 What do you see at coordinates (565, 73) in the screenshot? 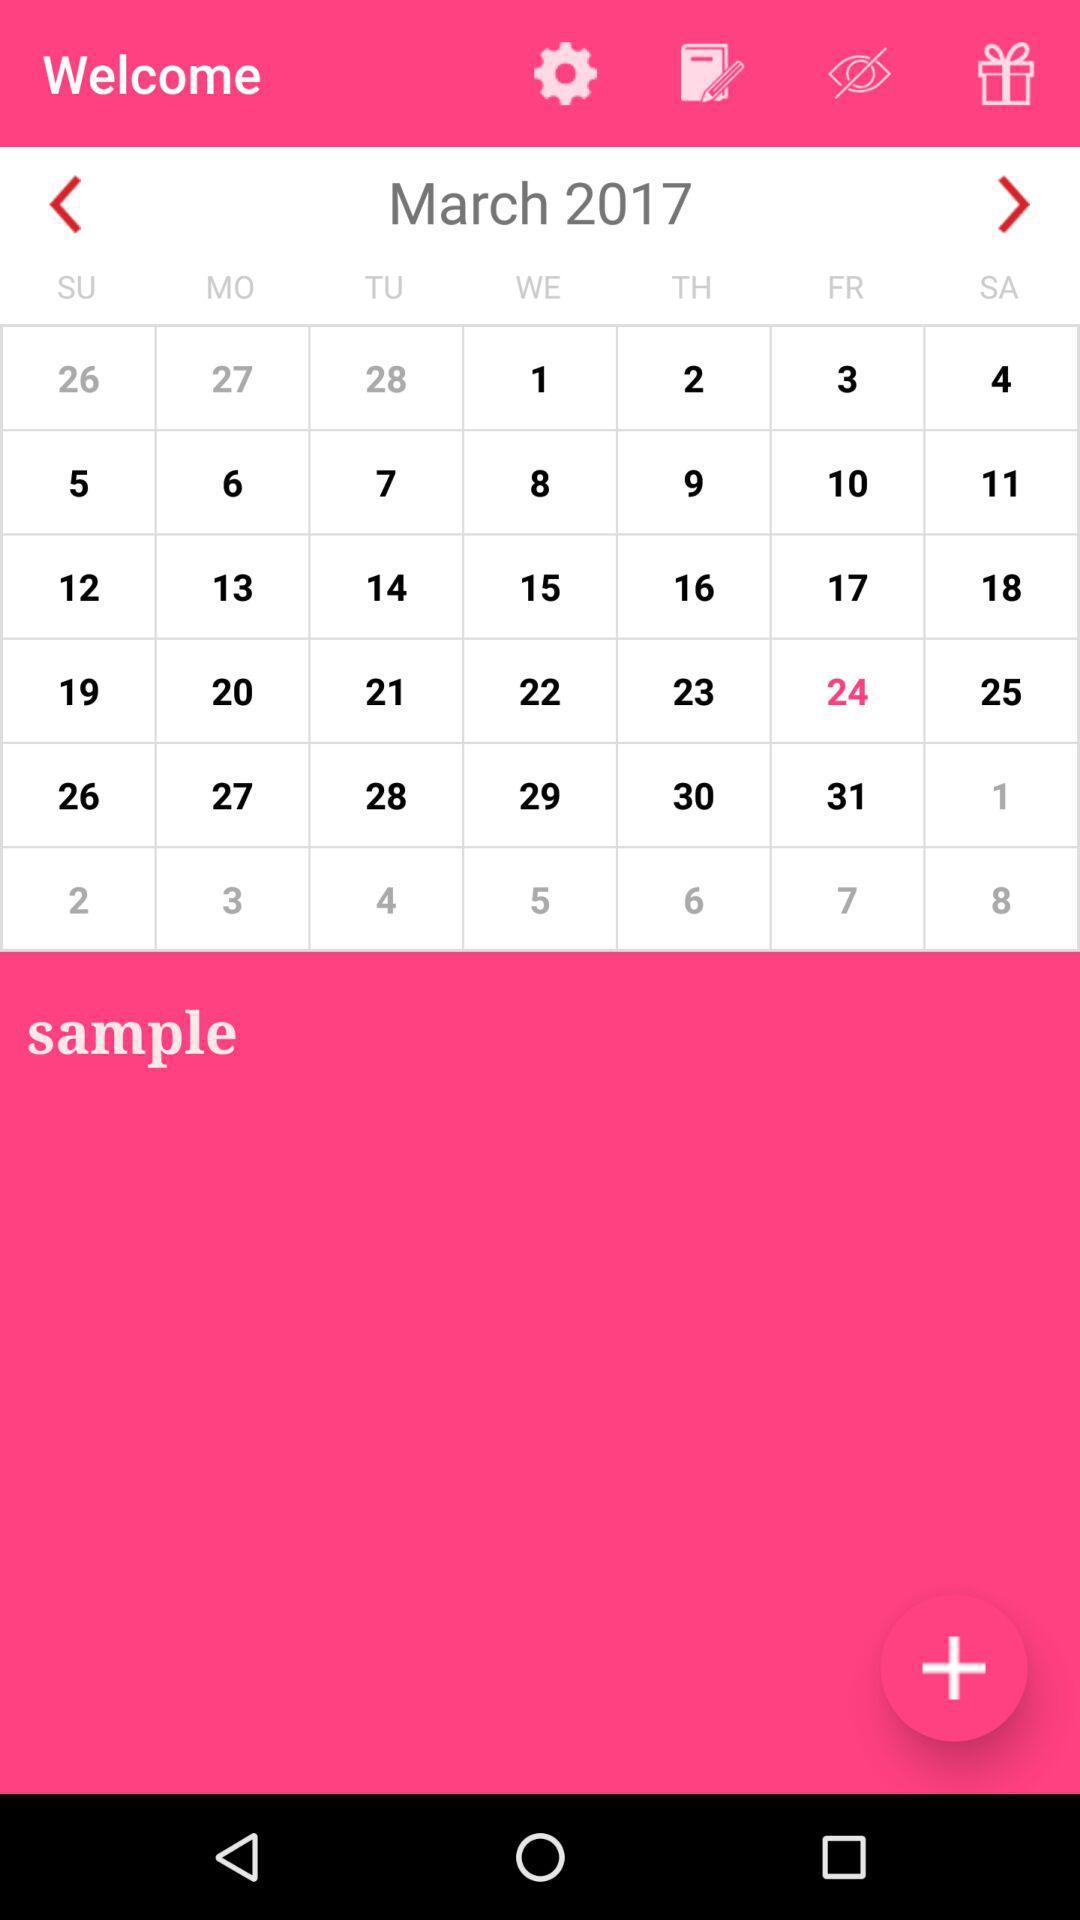
I see `settings wheel` at bounding box center [565, 73].